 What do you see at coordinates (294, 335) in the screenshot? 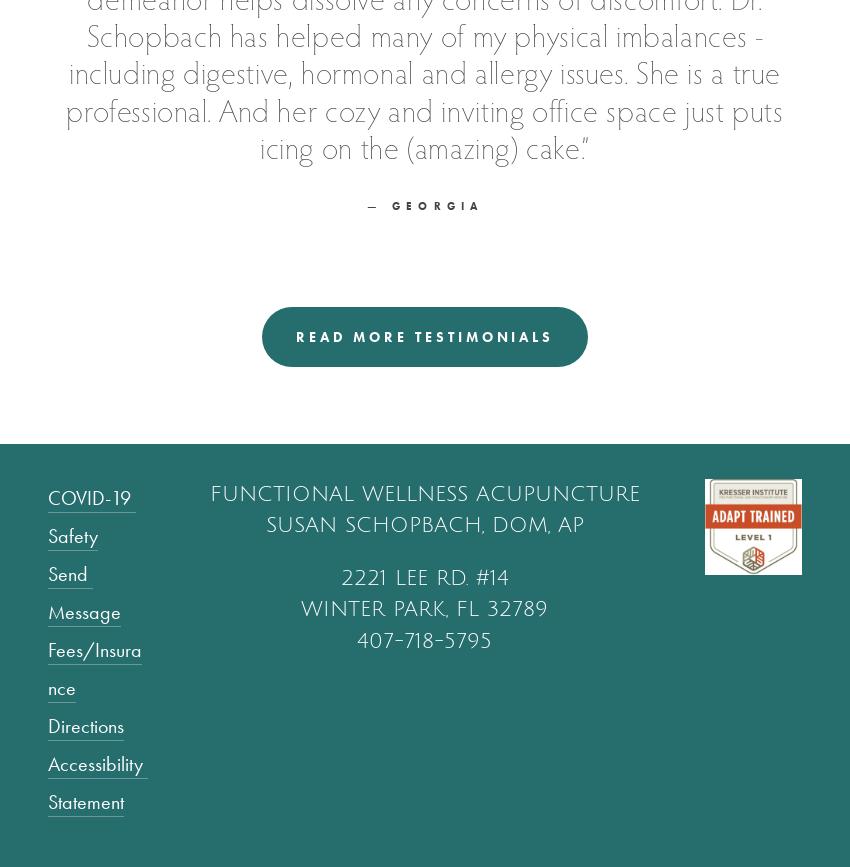
I see `'read more testimonials'` at bounding box center [294, 335].